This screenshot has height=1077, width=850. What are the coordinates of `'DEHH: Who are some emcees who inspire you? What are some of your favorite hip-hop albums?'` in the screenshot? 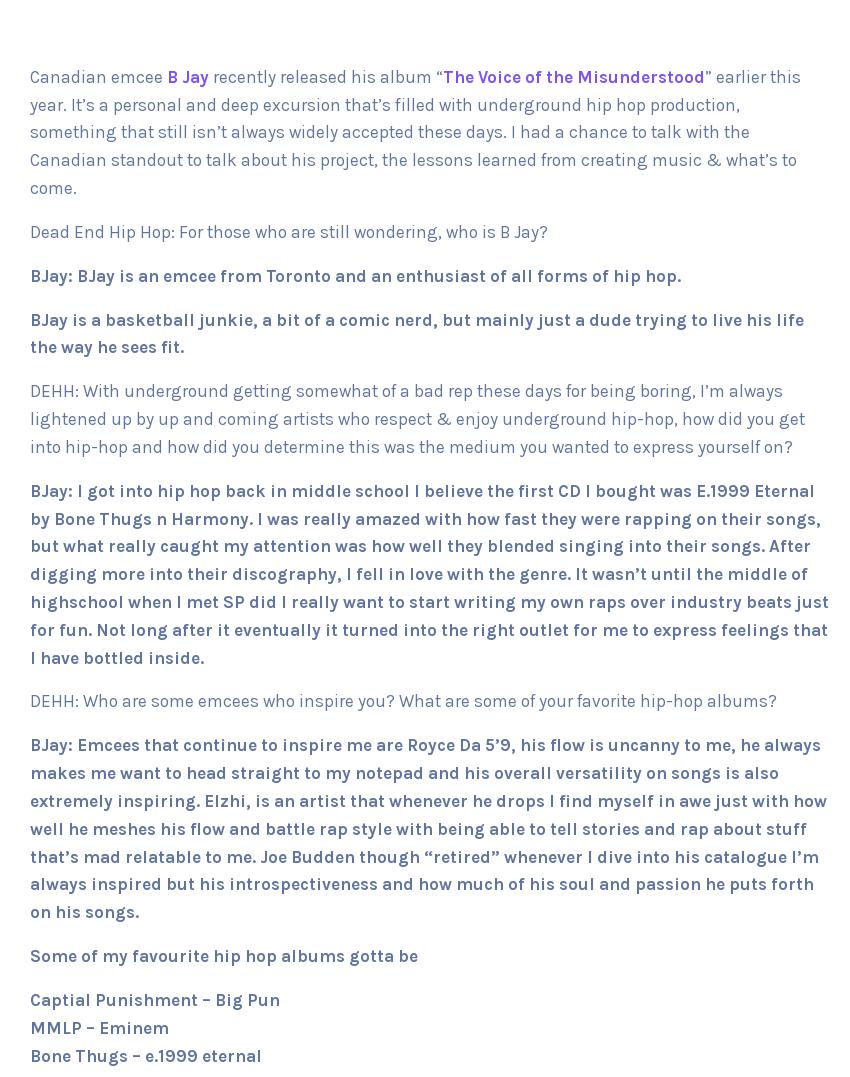 It's located at (403, 700).